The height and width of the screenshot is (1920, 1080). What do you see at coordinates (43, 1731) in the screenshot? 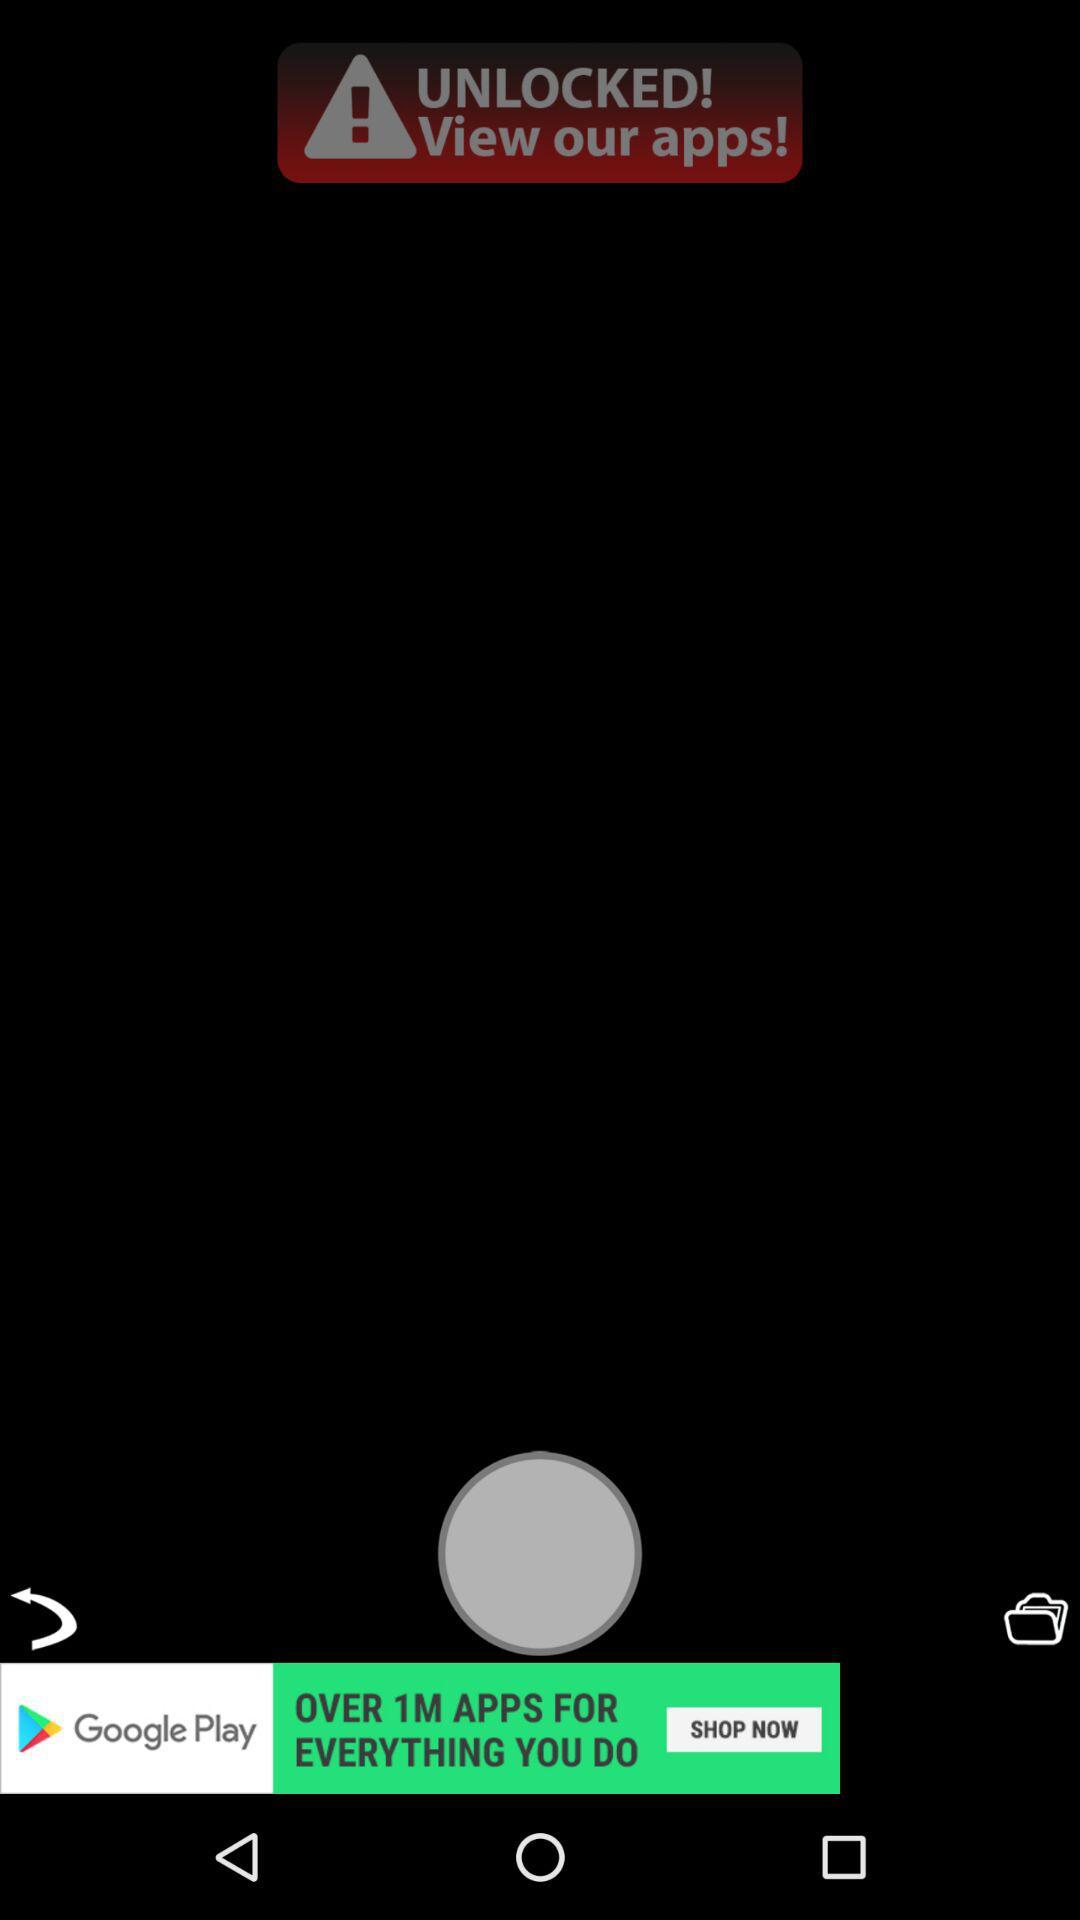
I see `the undo icon` at bounding box center [43, 1731].